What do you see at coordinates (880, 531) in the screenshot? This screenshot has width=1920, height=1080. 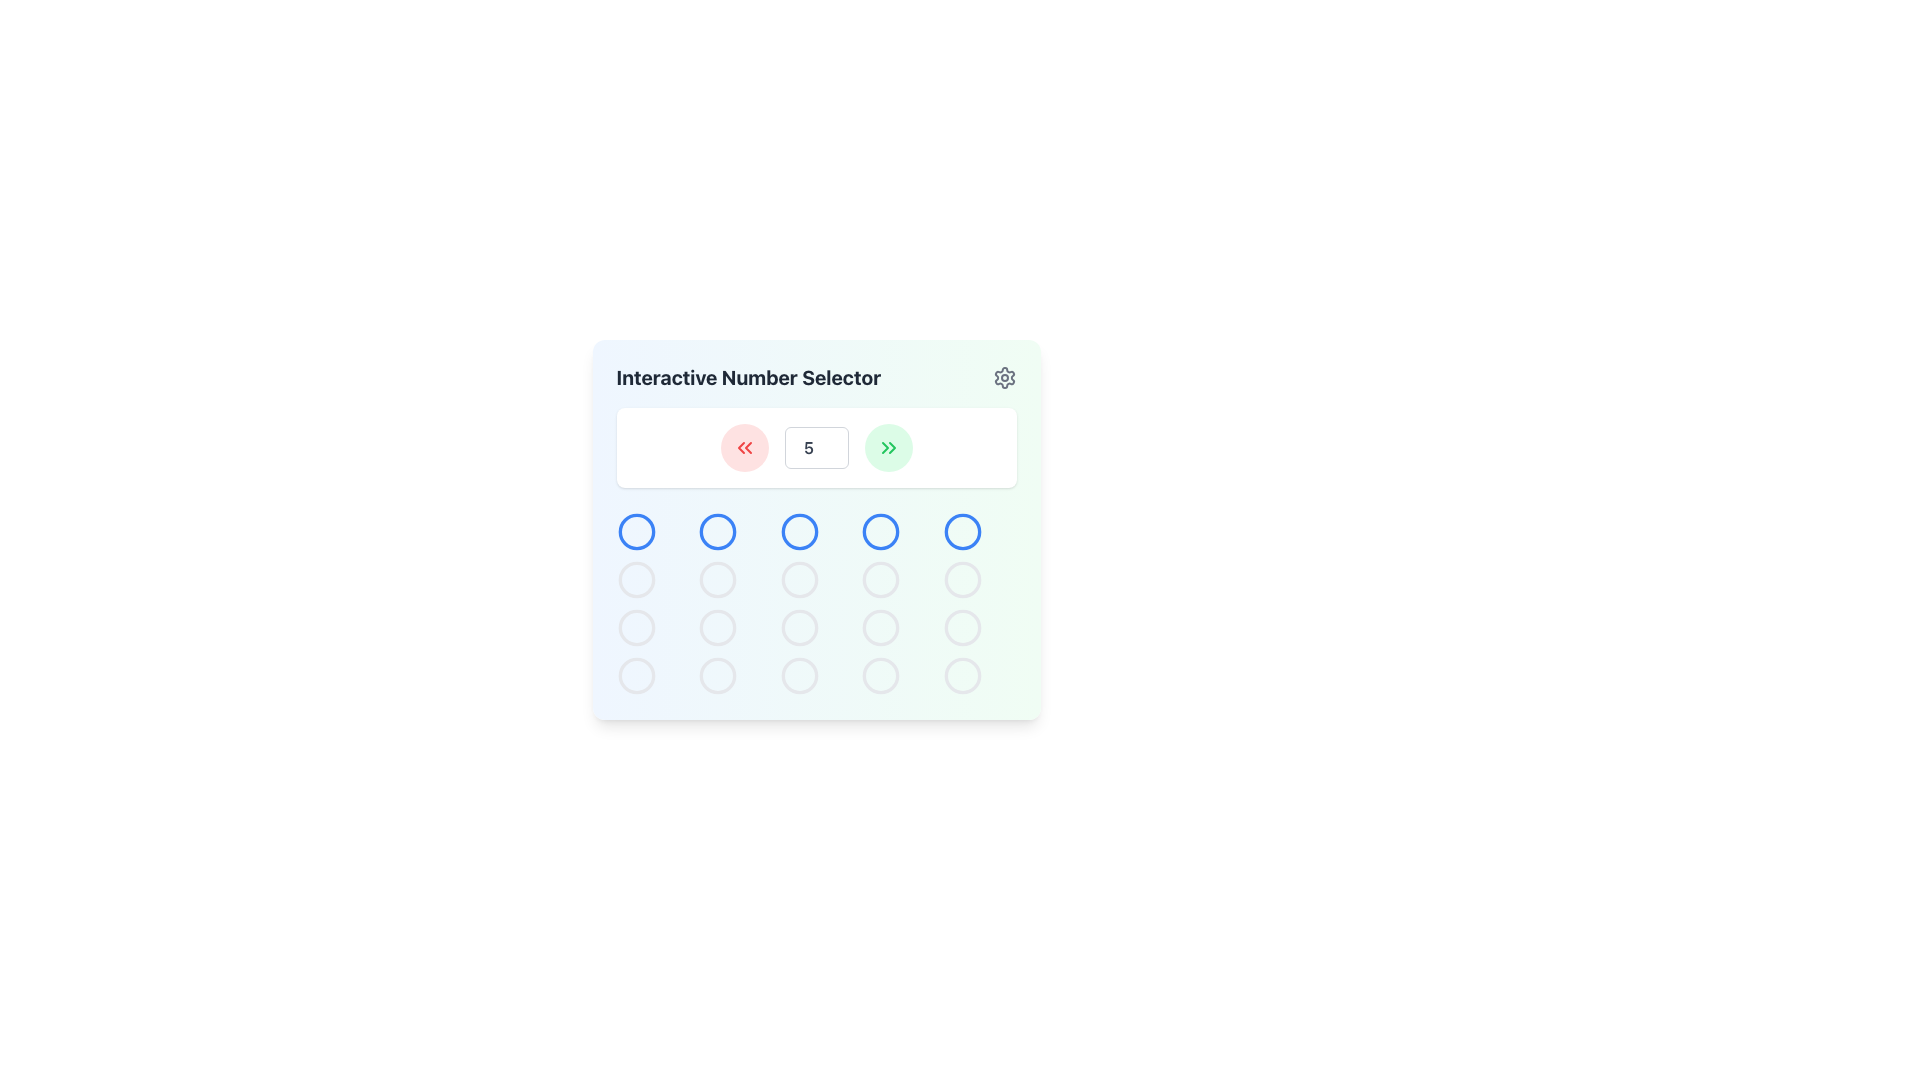 I see `the Circular graphical component with a blue-outlined circle and white interior located in the second row, fourth column under the header 'Interactive Number Selector'` at bounding box center [880, 531].